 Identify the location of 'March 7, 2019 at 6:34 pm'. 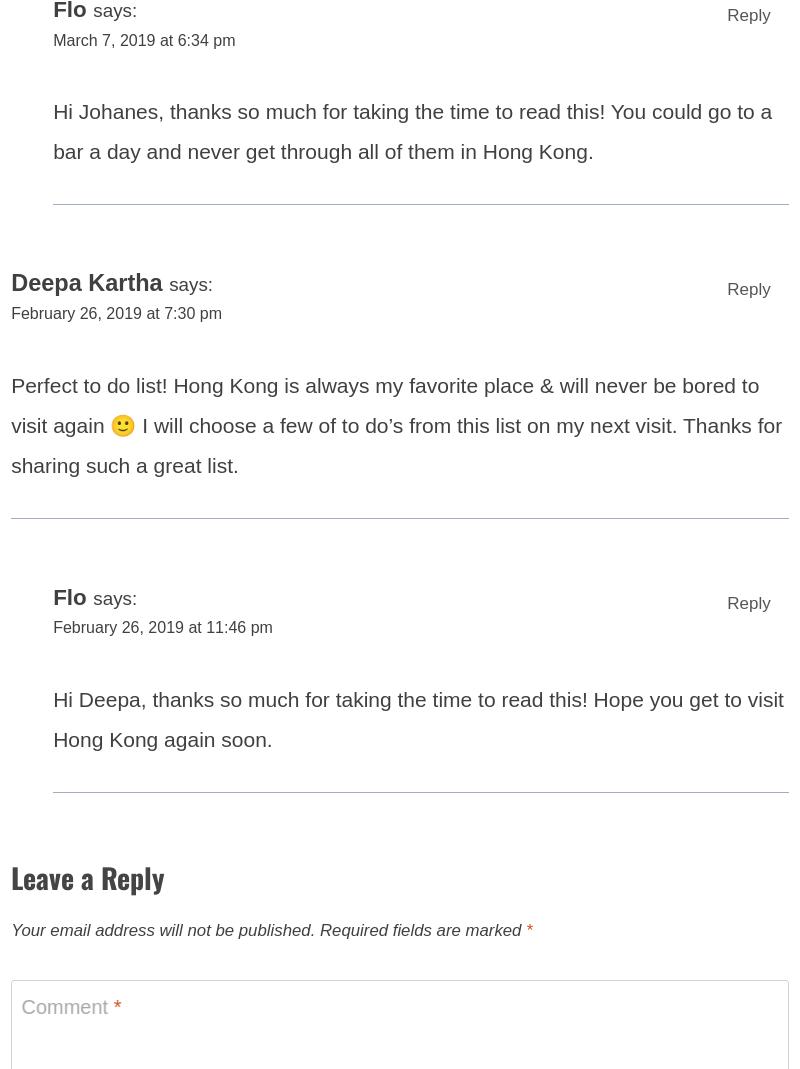
(148, 50).